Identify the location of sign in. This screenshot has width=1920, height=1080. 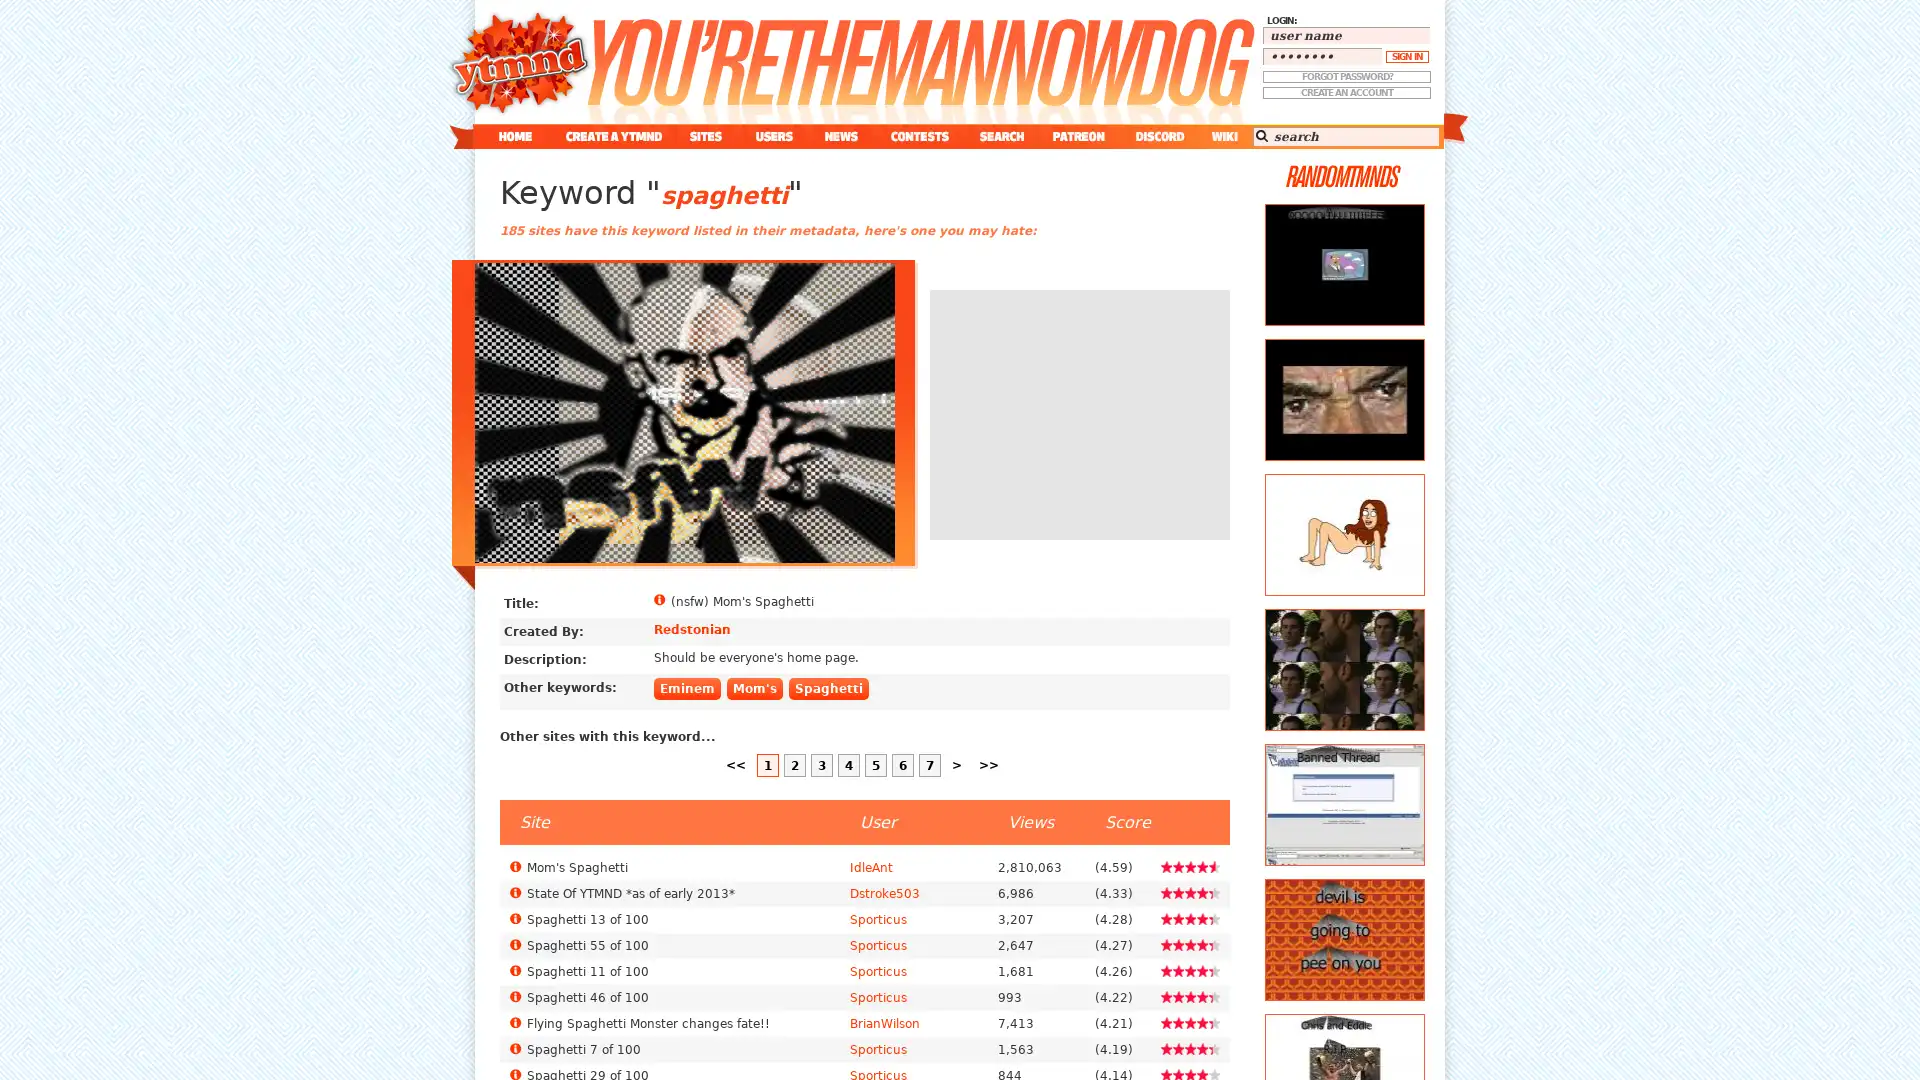
(1406, 56).